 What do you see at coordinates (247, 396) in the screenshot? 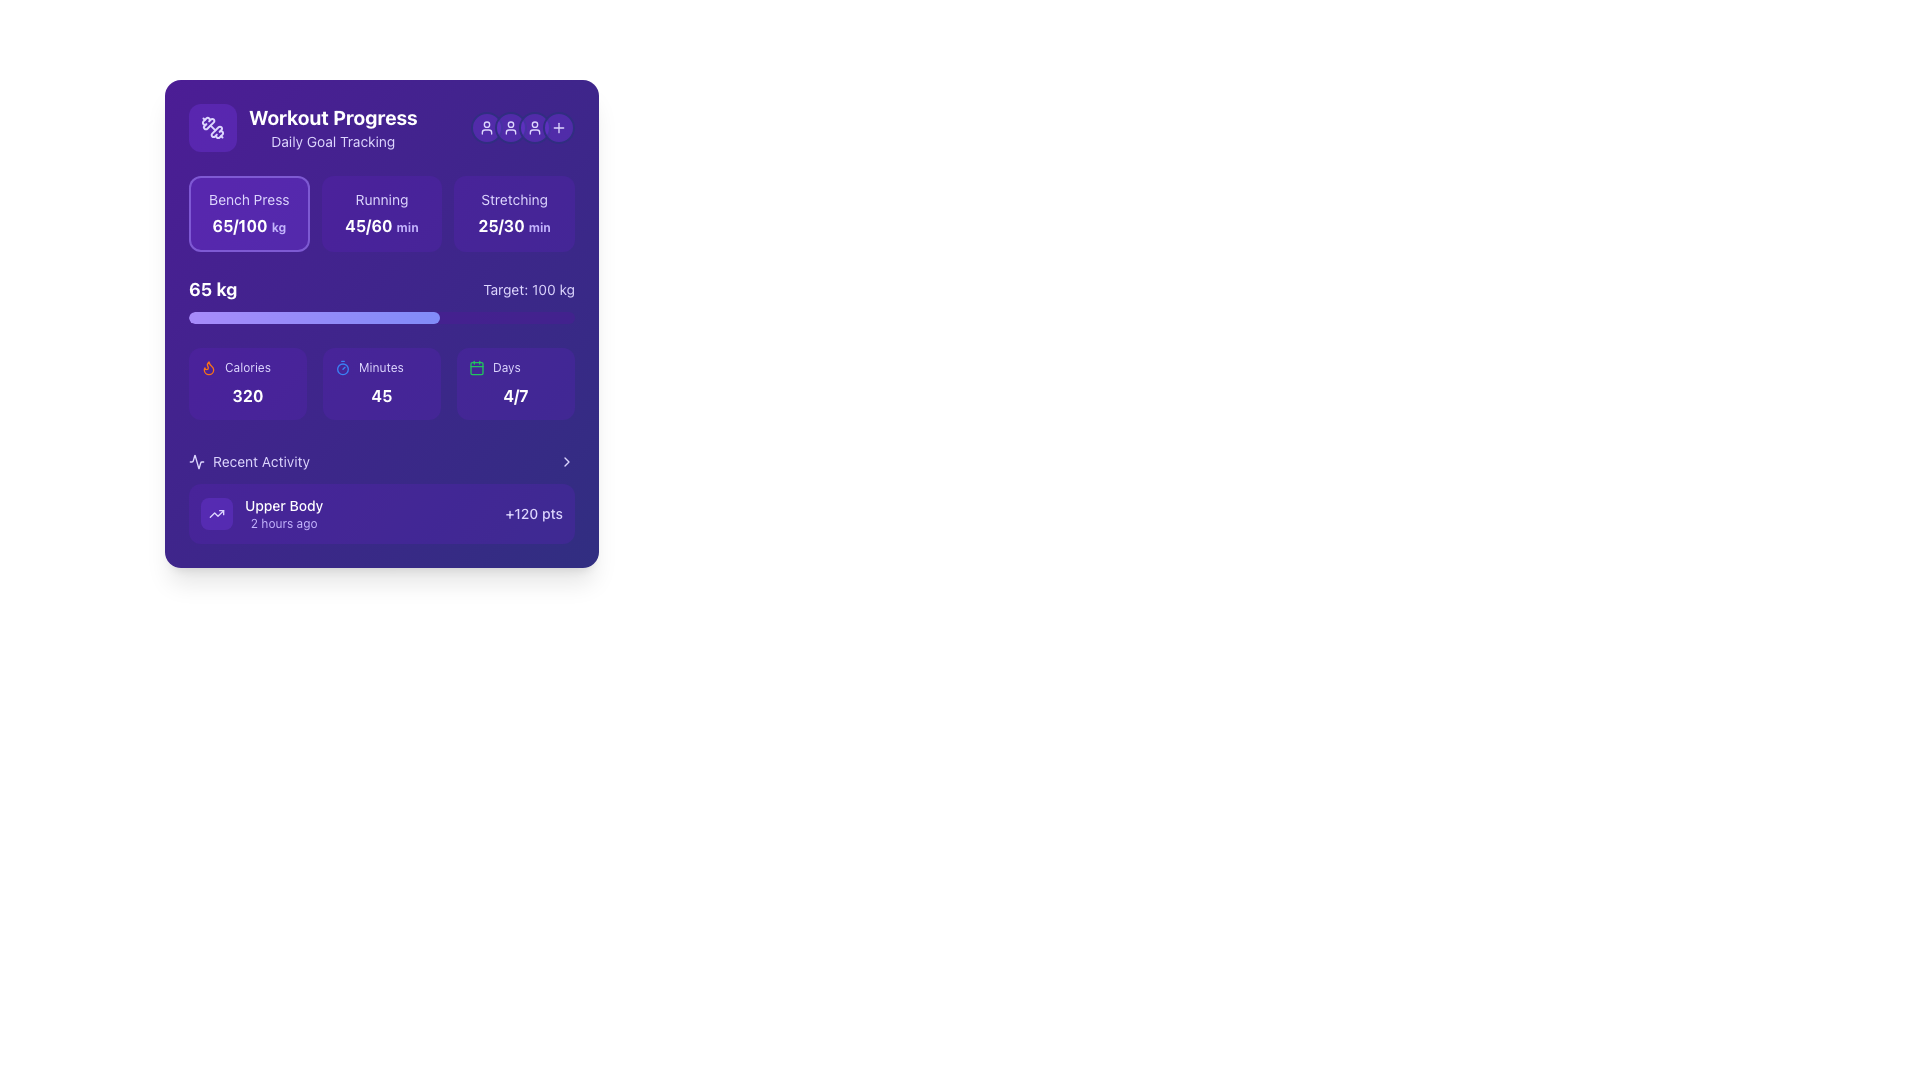
I see `the text label displaying the calorie count in the lower-left section of the 'Workout Progress' purple card, located below the 'Calories' text and flame icon` at bounding box center [247, 396].